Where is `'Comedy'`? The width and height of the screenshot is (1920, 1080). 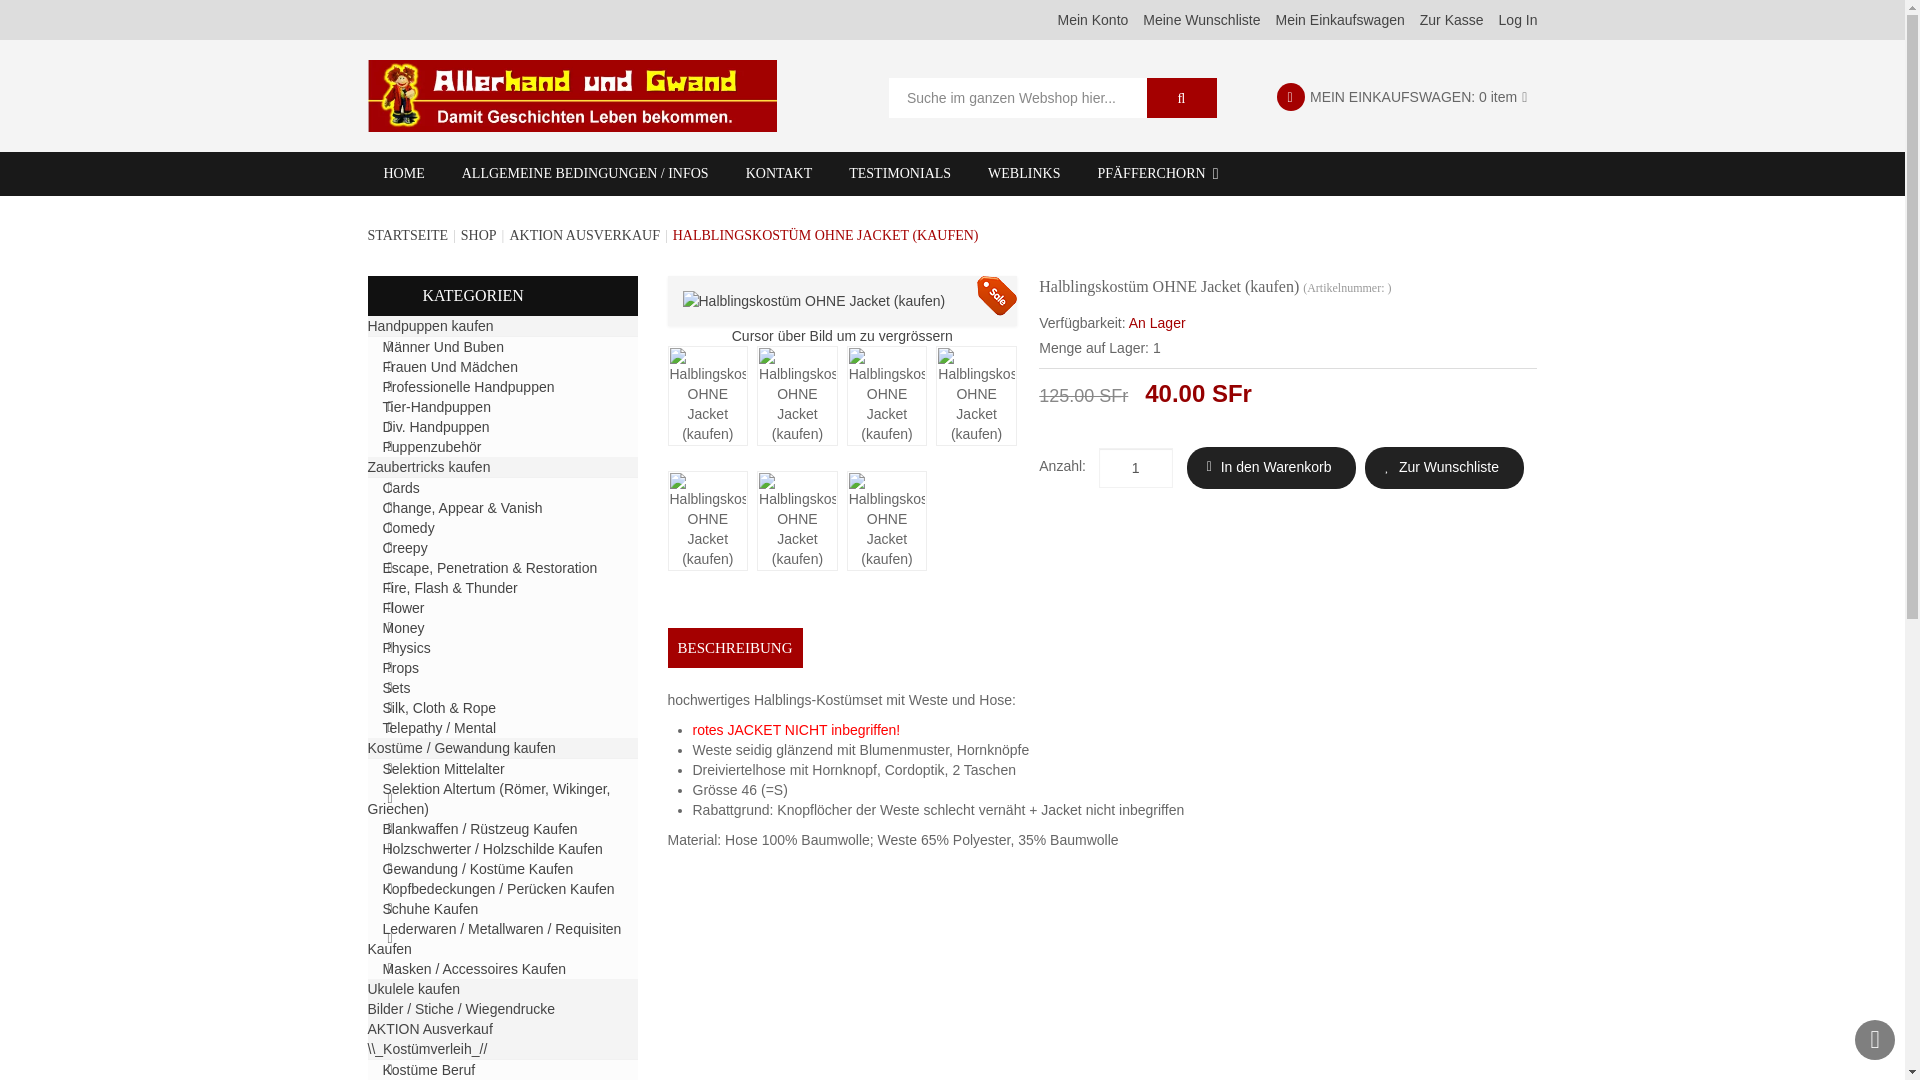 'Comedy' is located at coordinates (407, 527).